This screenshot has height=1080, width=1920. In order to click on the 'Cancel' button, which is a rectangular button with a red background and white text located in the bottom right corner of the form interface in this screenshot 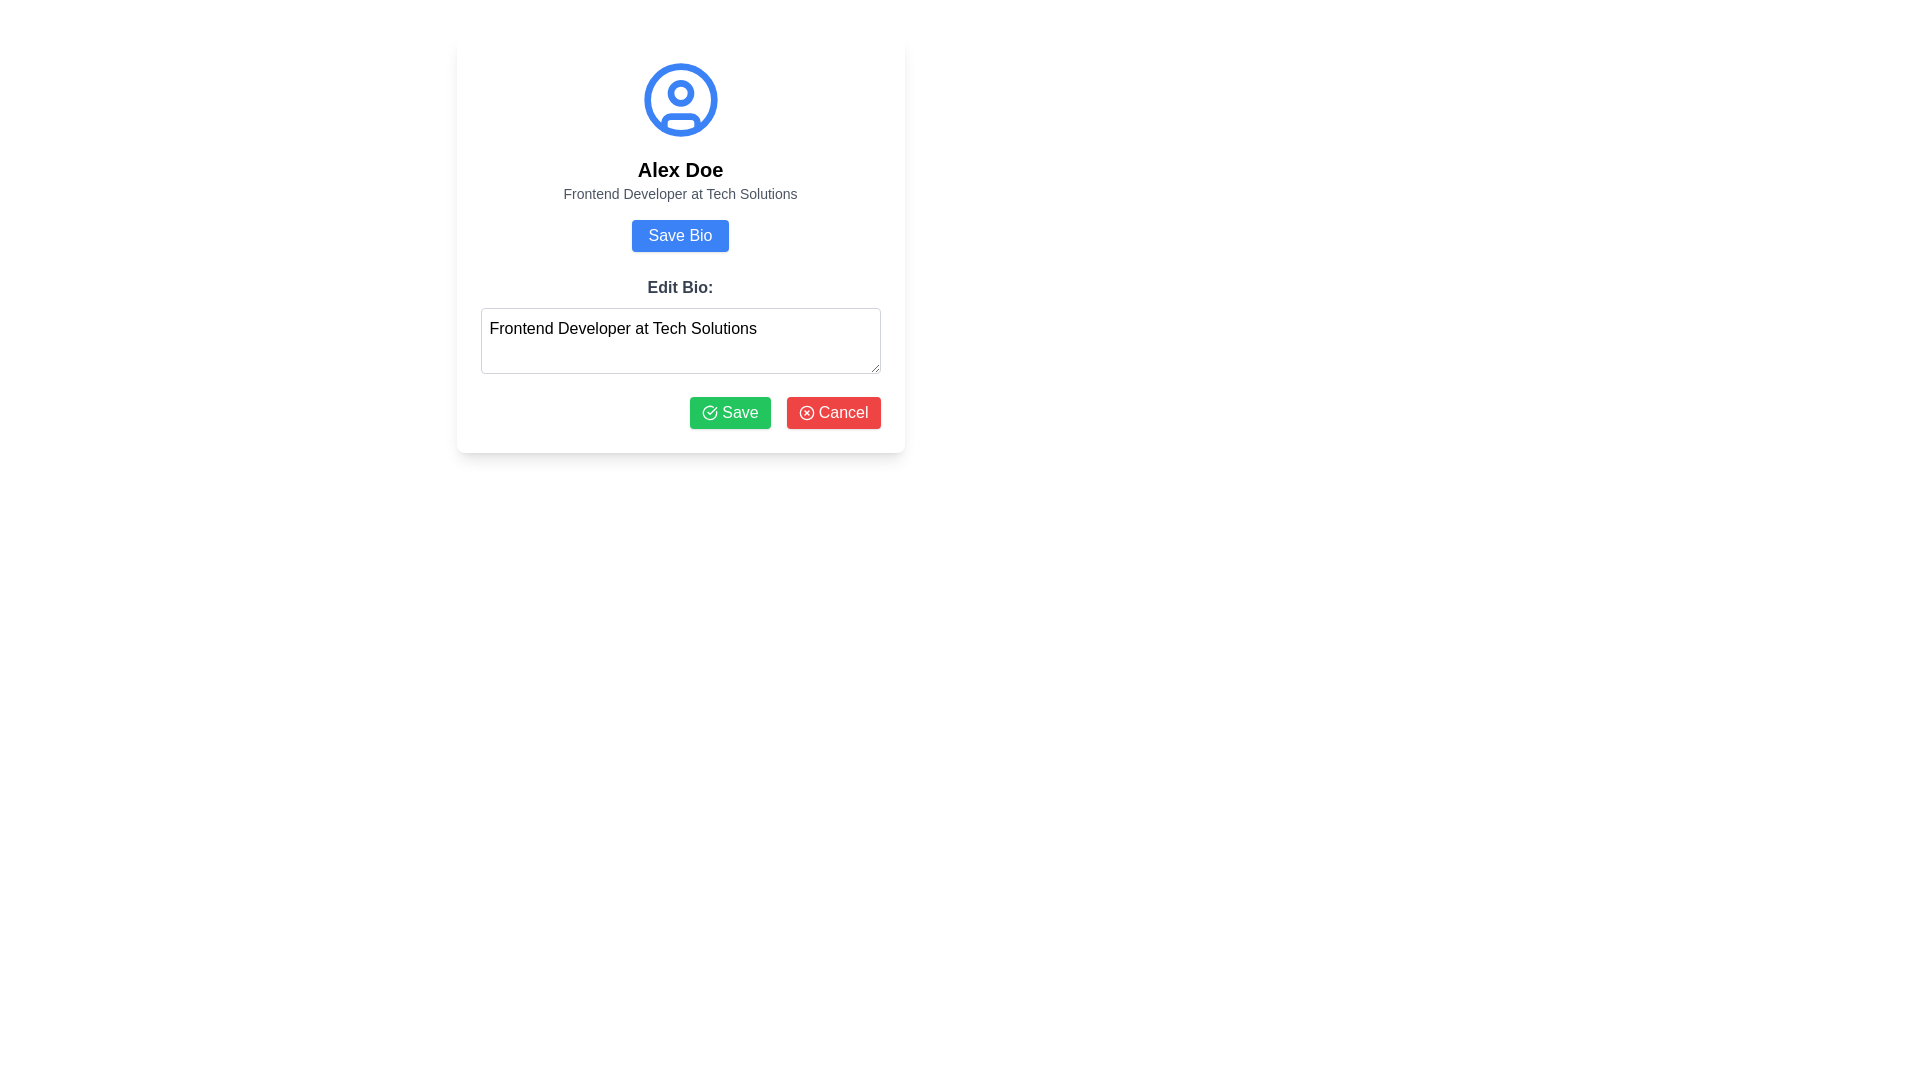, I will do `click(833, 411)`.